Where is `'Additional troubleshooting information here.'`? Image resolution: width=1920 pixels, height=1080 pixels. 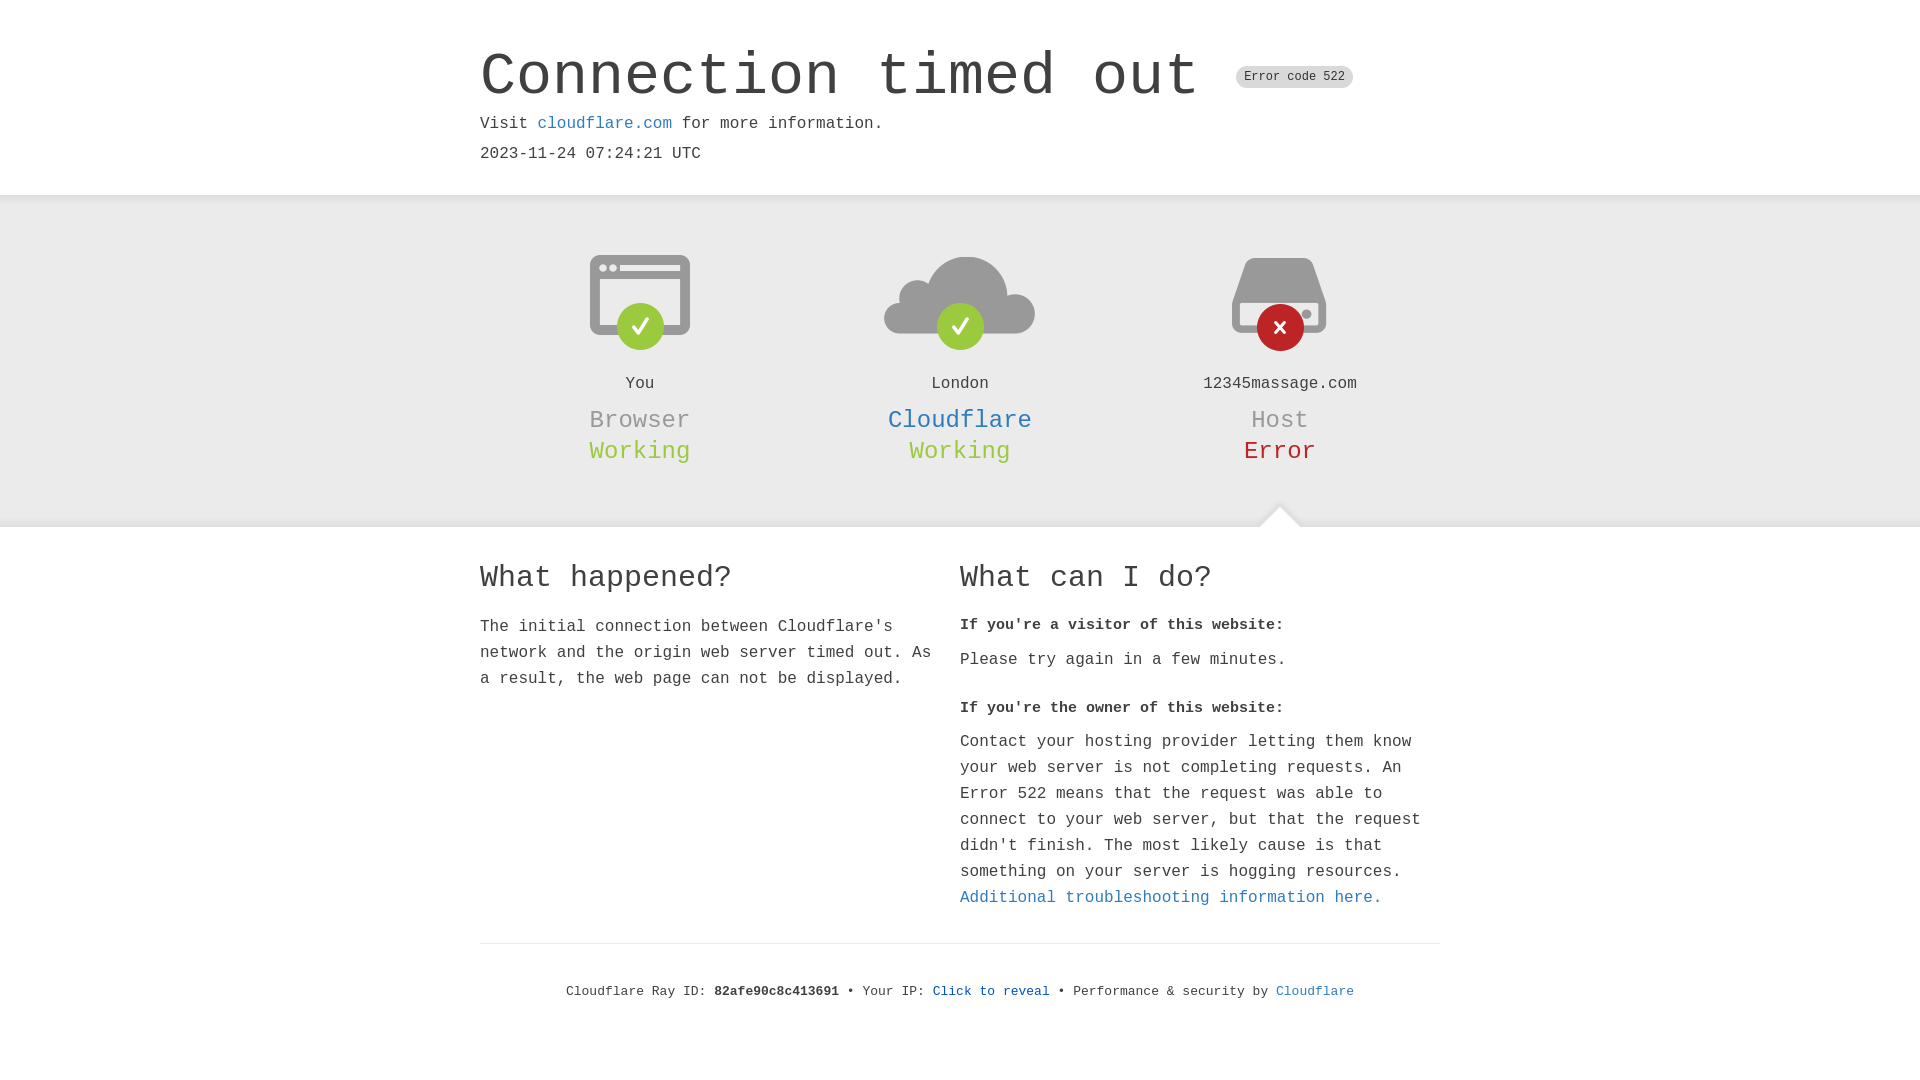 'Additional troubleshooting information here.' is located at coordinates (1171, 897).